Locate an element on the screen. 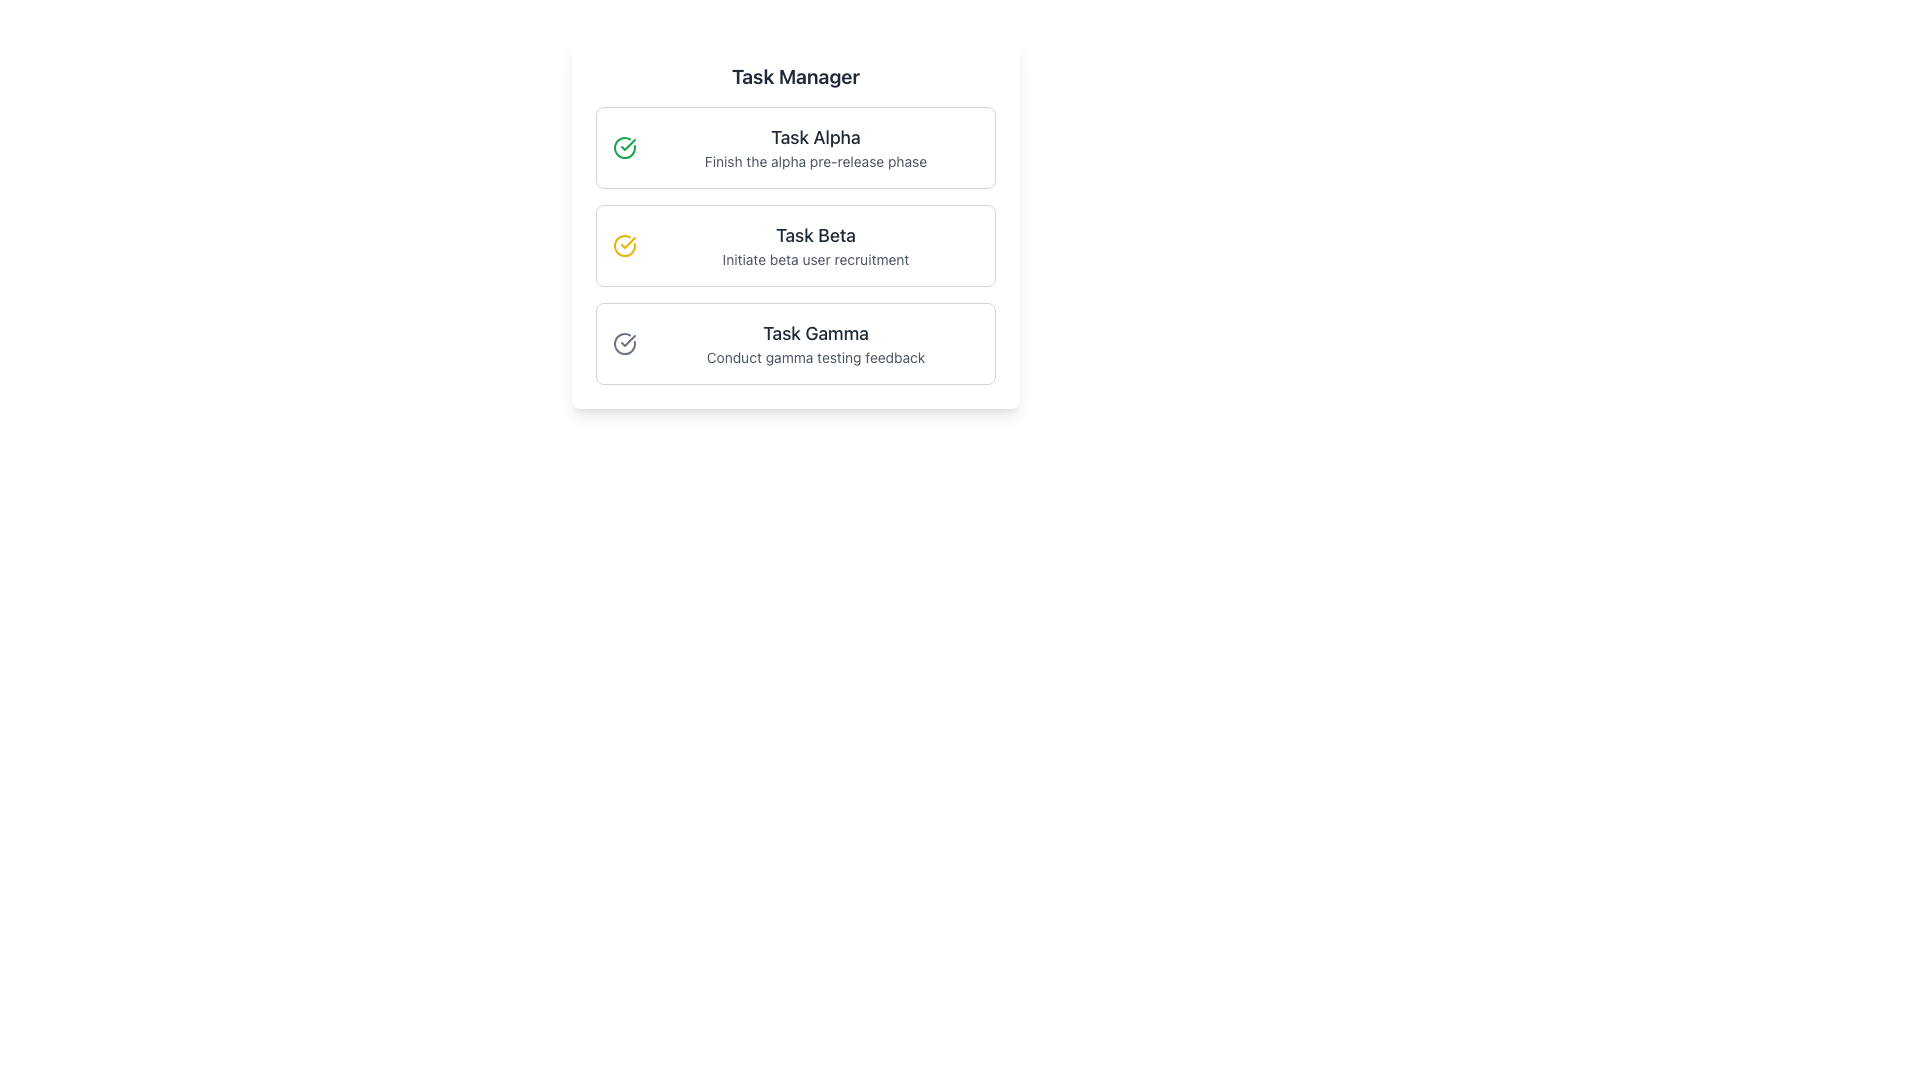 The height and width of the screenshot is (1080, 1920). the bold text element reading 'Task Alpha' in the 'Task Manager' interface, which is styled with a larger font size and dark gray color, located at the top of the first task entry is located at coordinates (816, 137).